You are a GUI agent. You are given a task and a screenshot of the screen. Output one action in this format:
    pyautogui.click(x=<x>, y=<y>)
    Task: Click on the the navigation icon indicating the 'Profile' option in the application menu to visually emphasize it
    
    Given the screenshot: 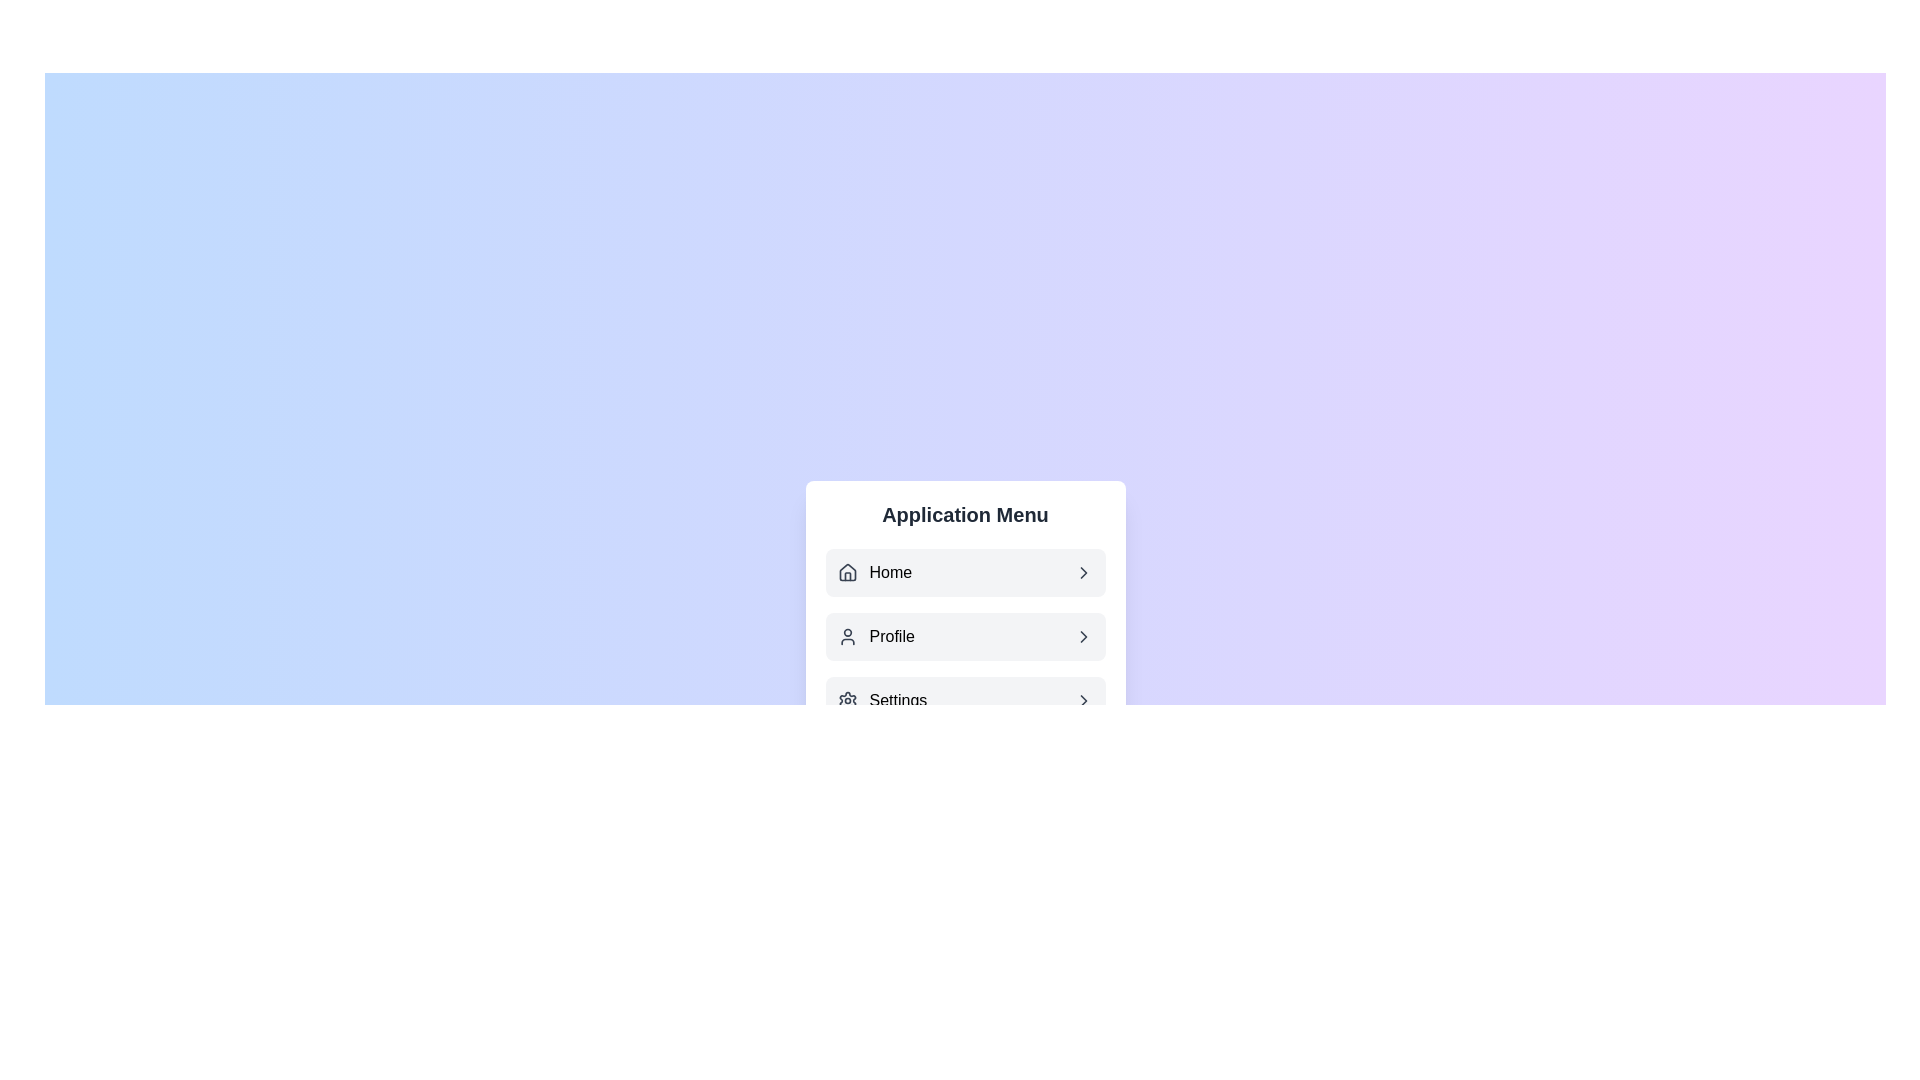 What is the action you would take?
    pyautogui.click(x=1082, y=636)
    